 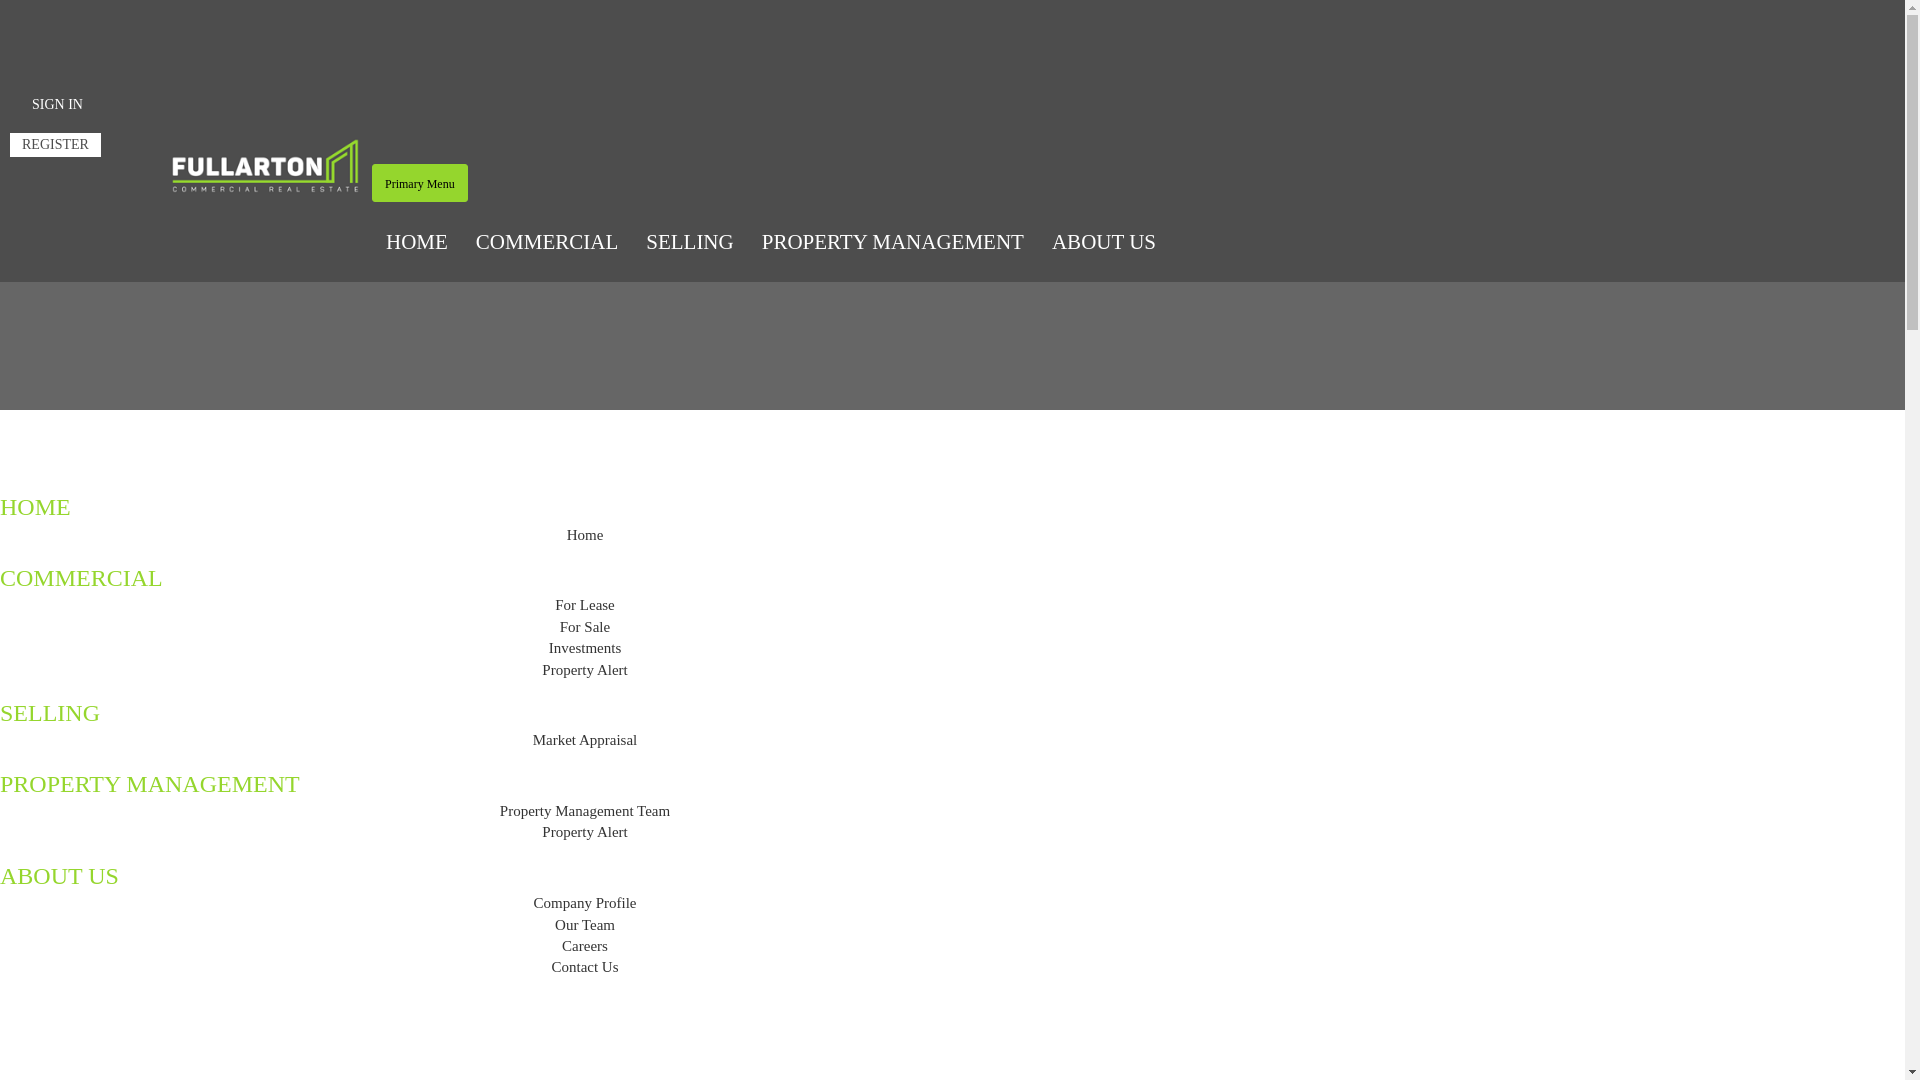 I want to click on 'SELLING', so click(x=690, y=241).